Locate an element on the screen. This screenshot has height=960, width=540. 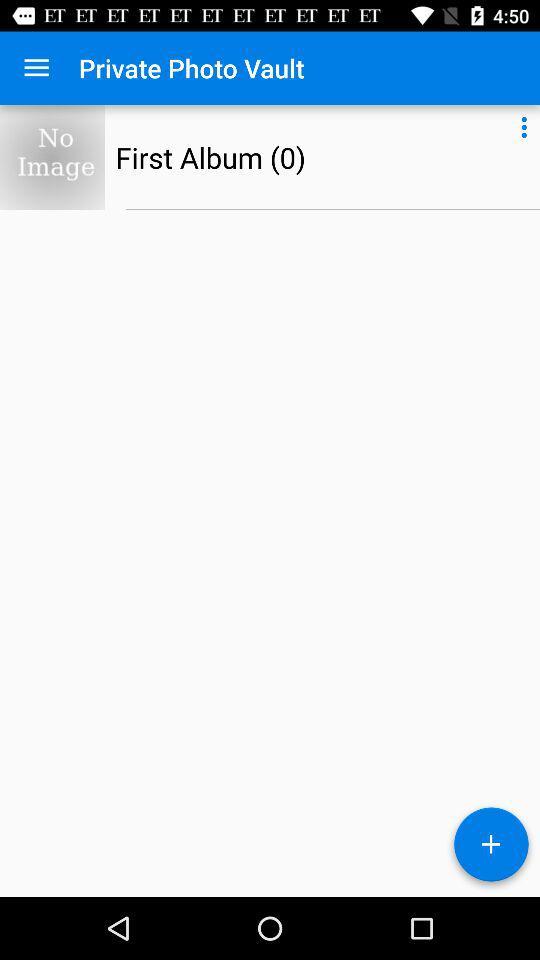
app next to private photo vault icon is located at coordinates (36, 68).